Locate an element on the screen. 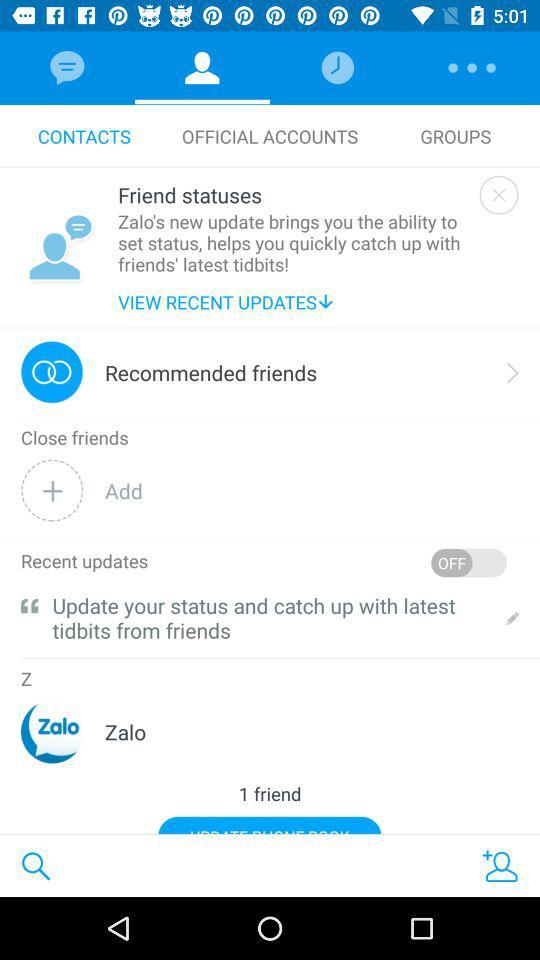  the item above the view recent updates item is located at coordinates (293, 241).